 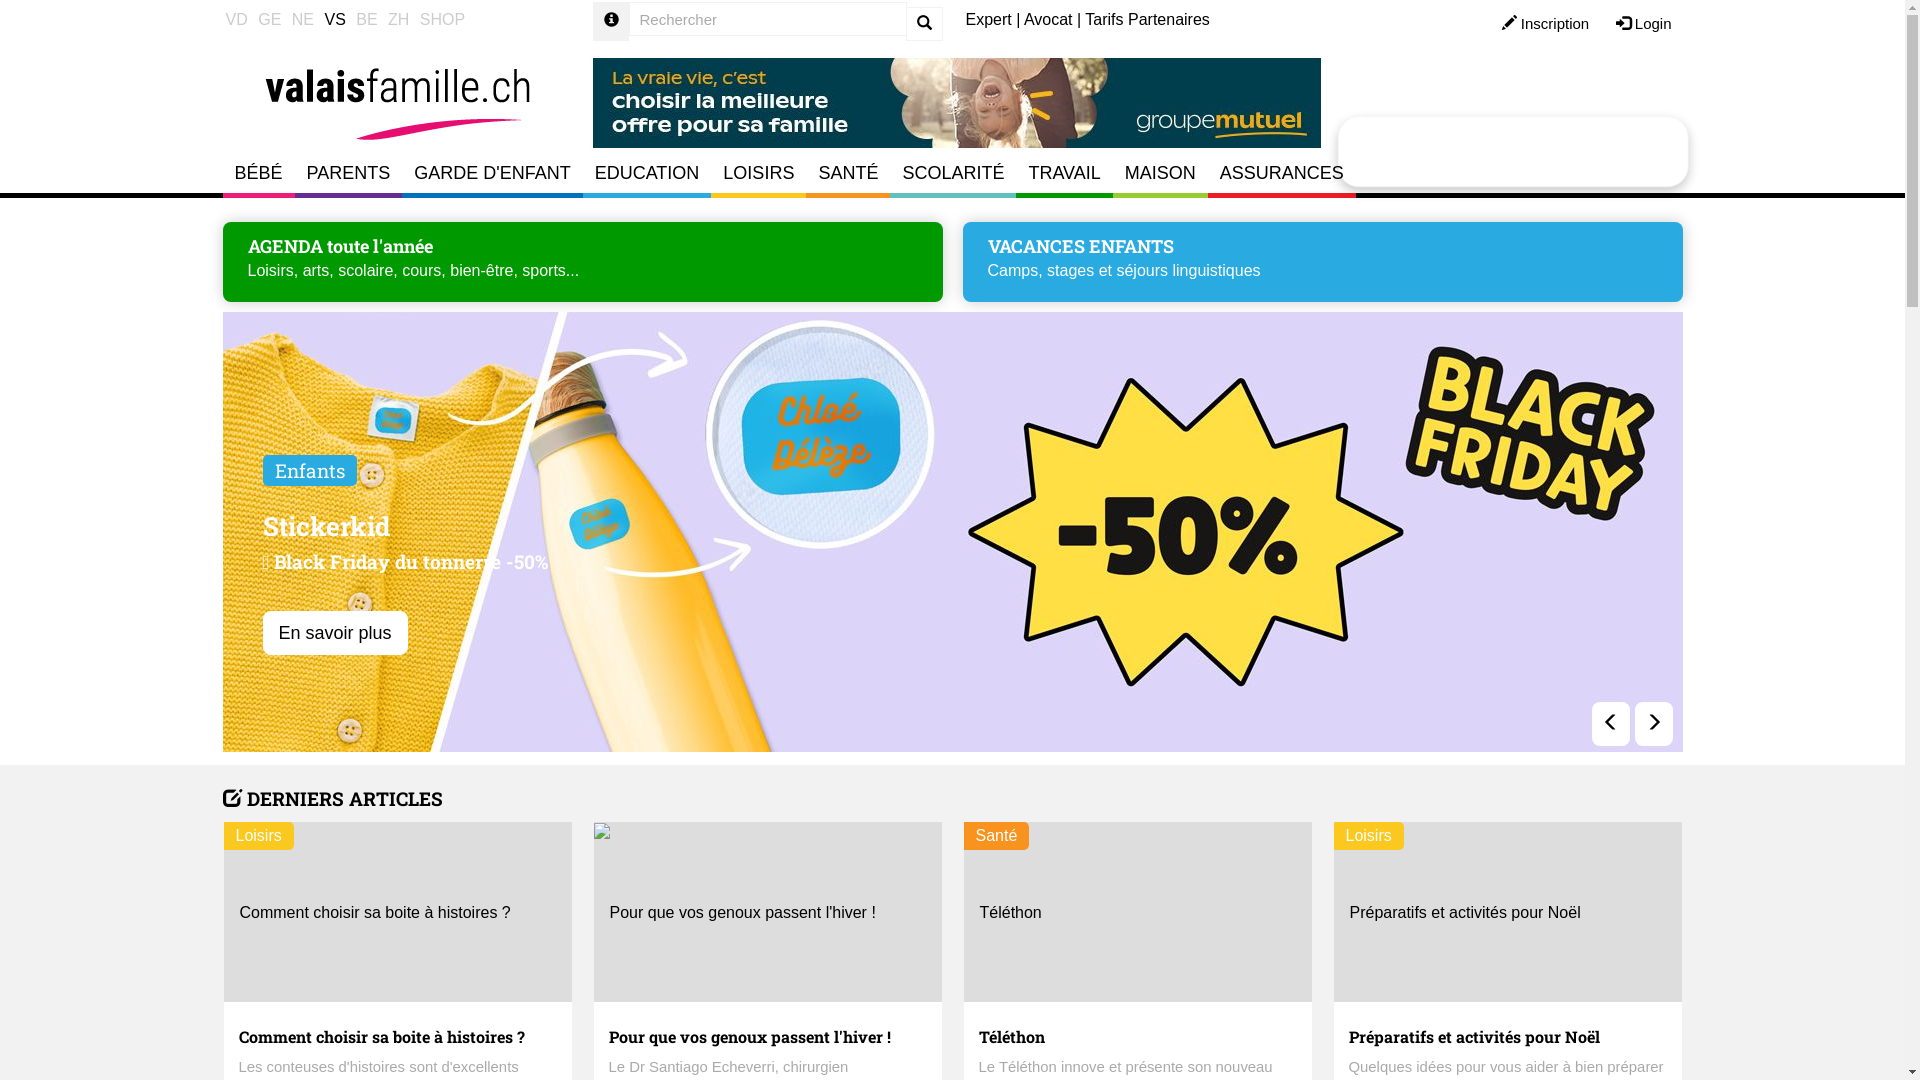 I want to click on 'Inscription', so click(x=1544, y=24).